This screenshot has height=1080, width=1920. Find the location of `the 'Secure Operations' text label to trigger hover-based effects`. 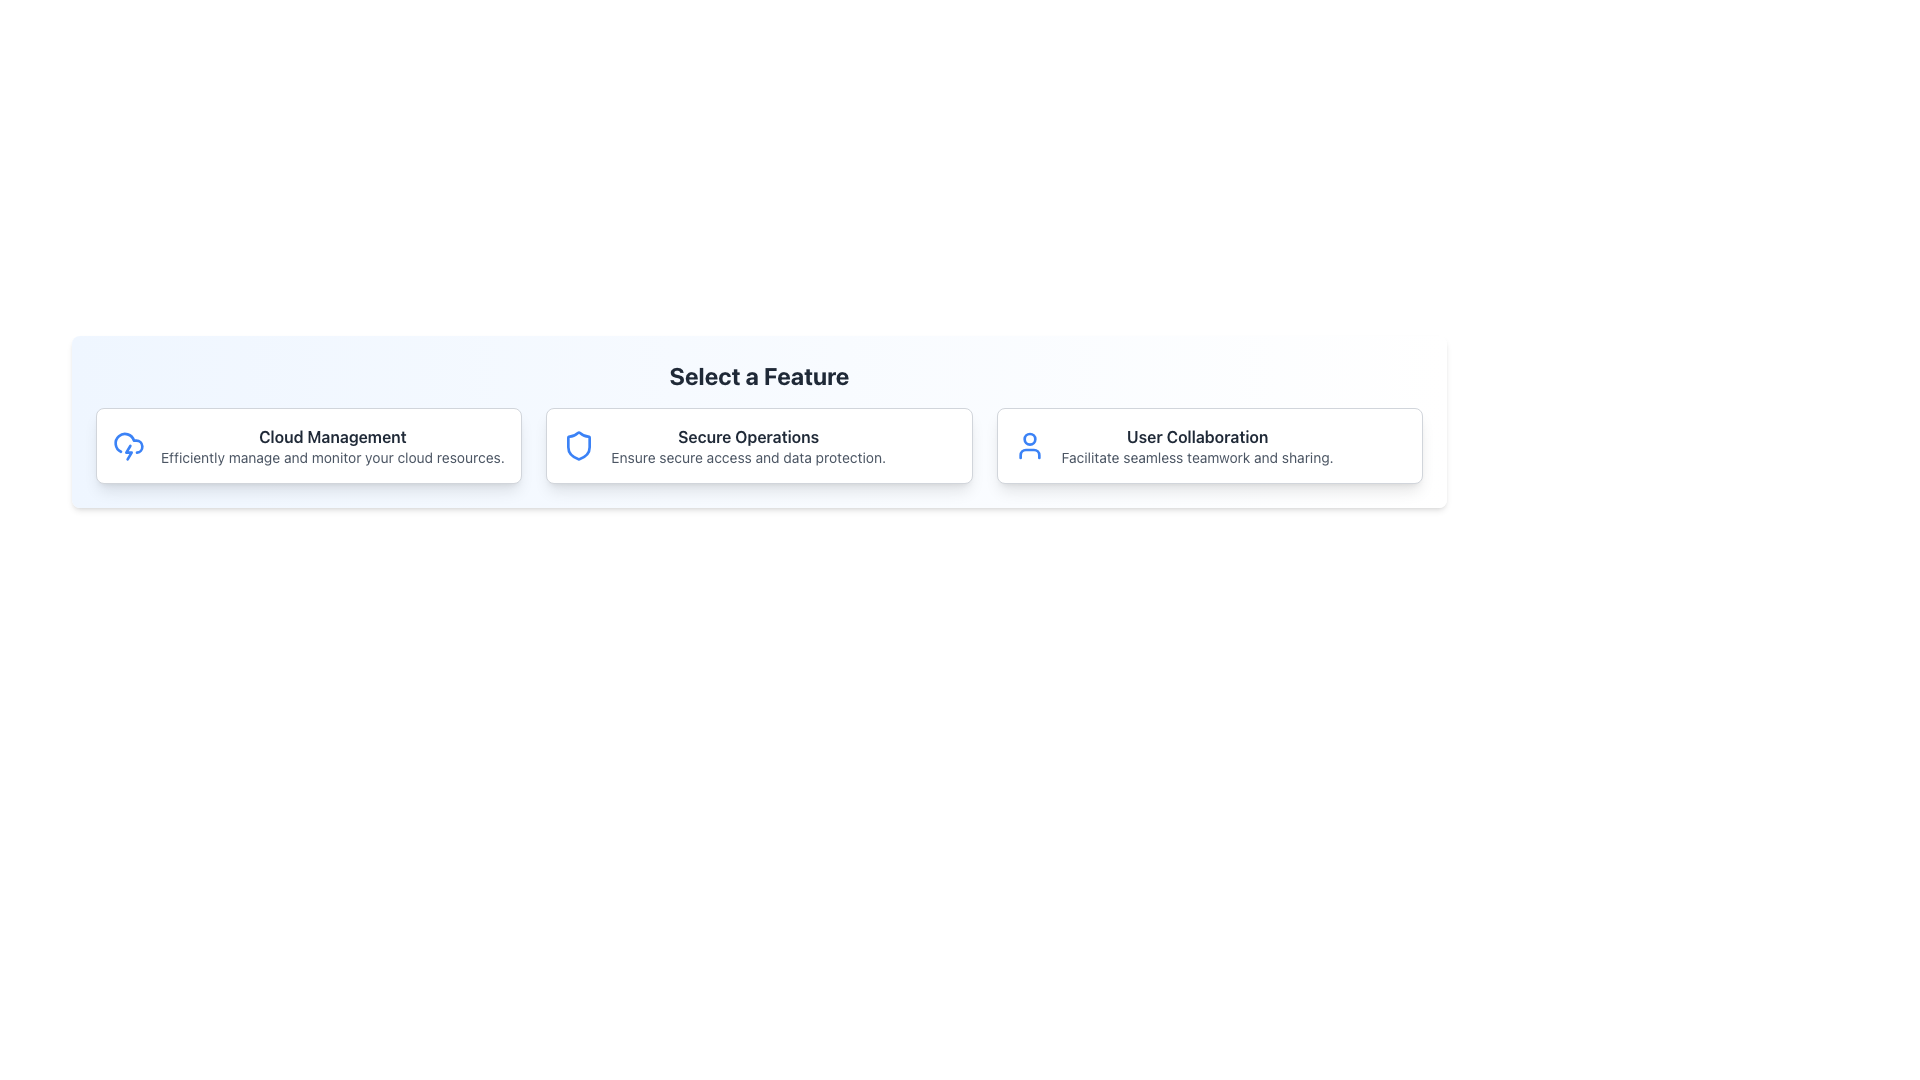

the 'Secure Operations' text label to trigger hover-based effects is located at coordinates (747, 435).